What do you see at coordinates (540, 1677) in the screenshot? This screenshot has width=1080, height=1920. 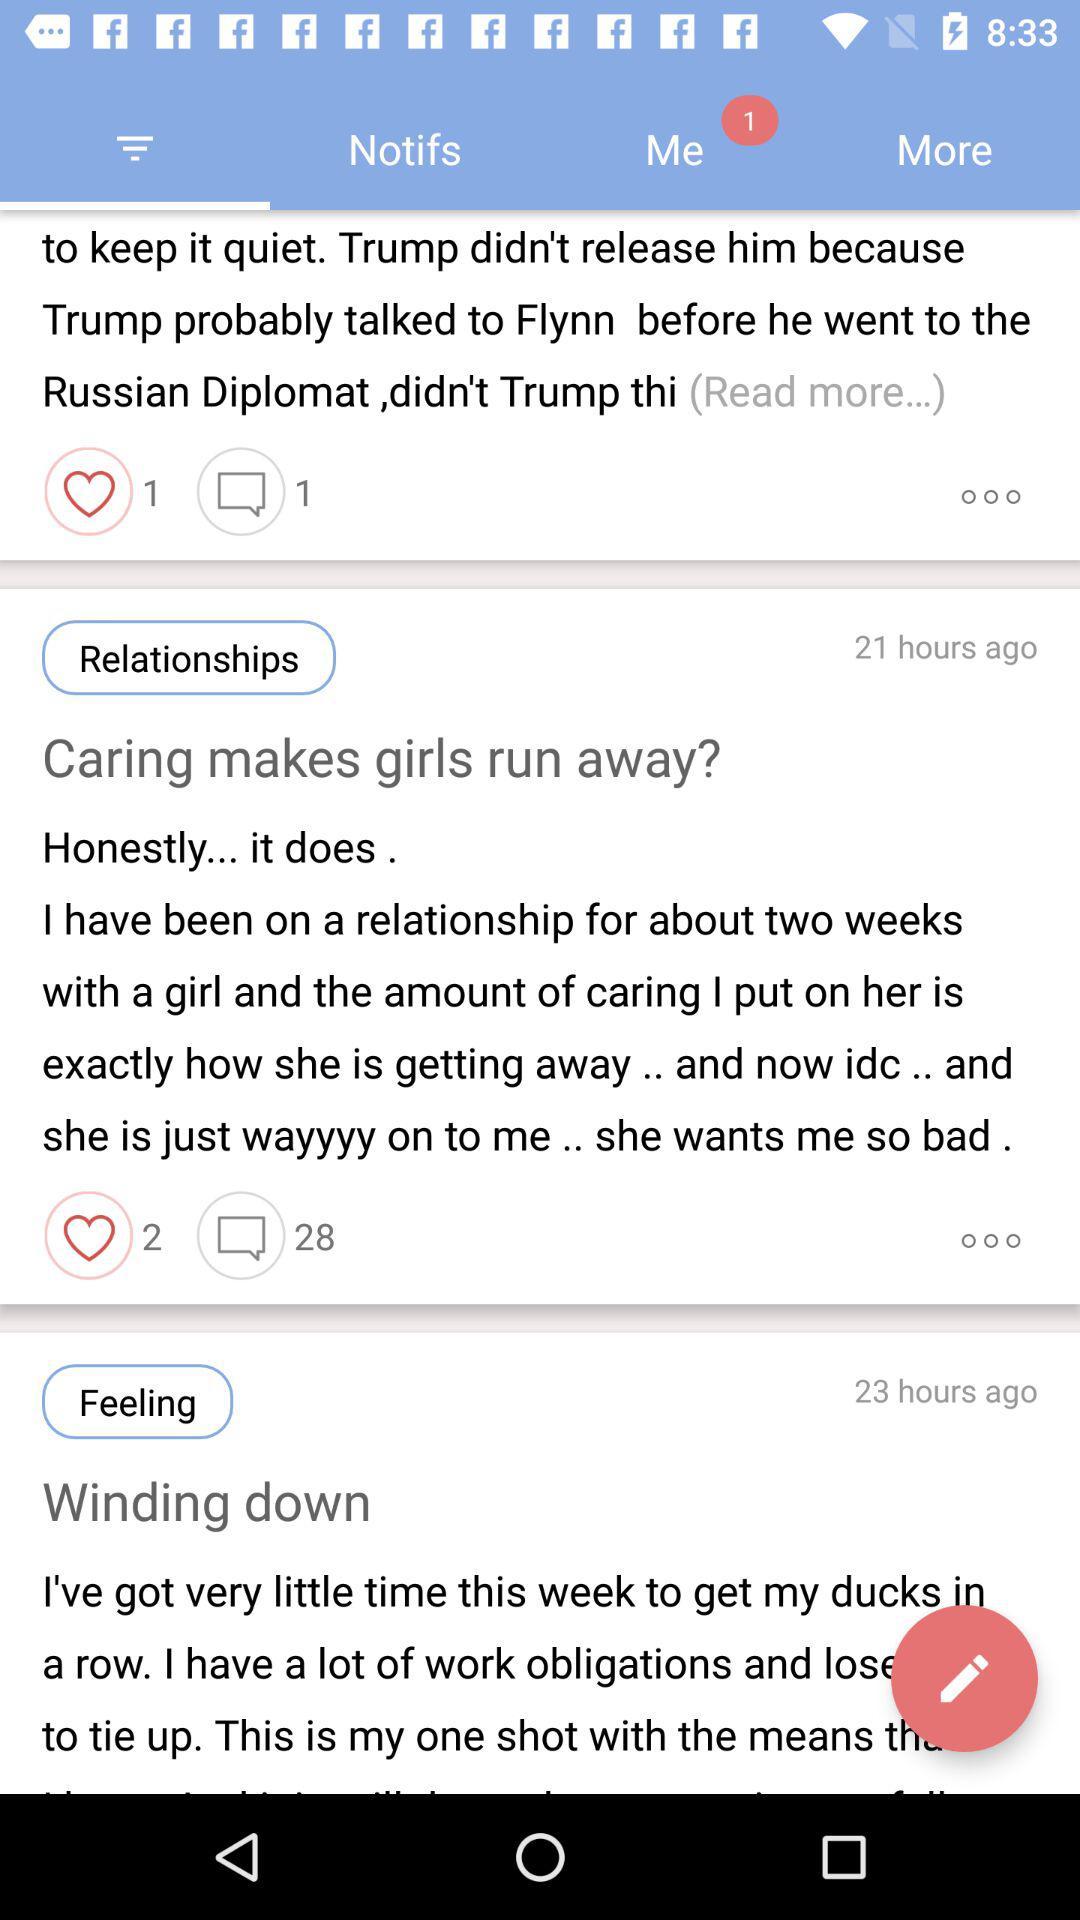 I see `i ve got item` at bounding box center [540, 1677].